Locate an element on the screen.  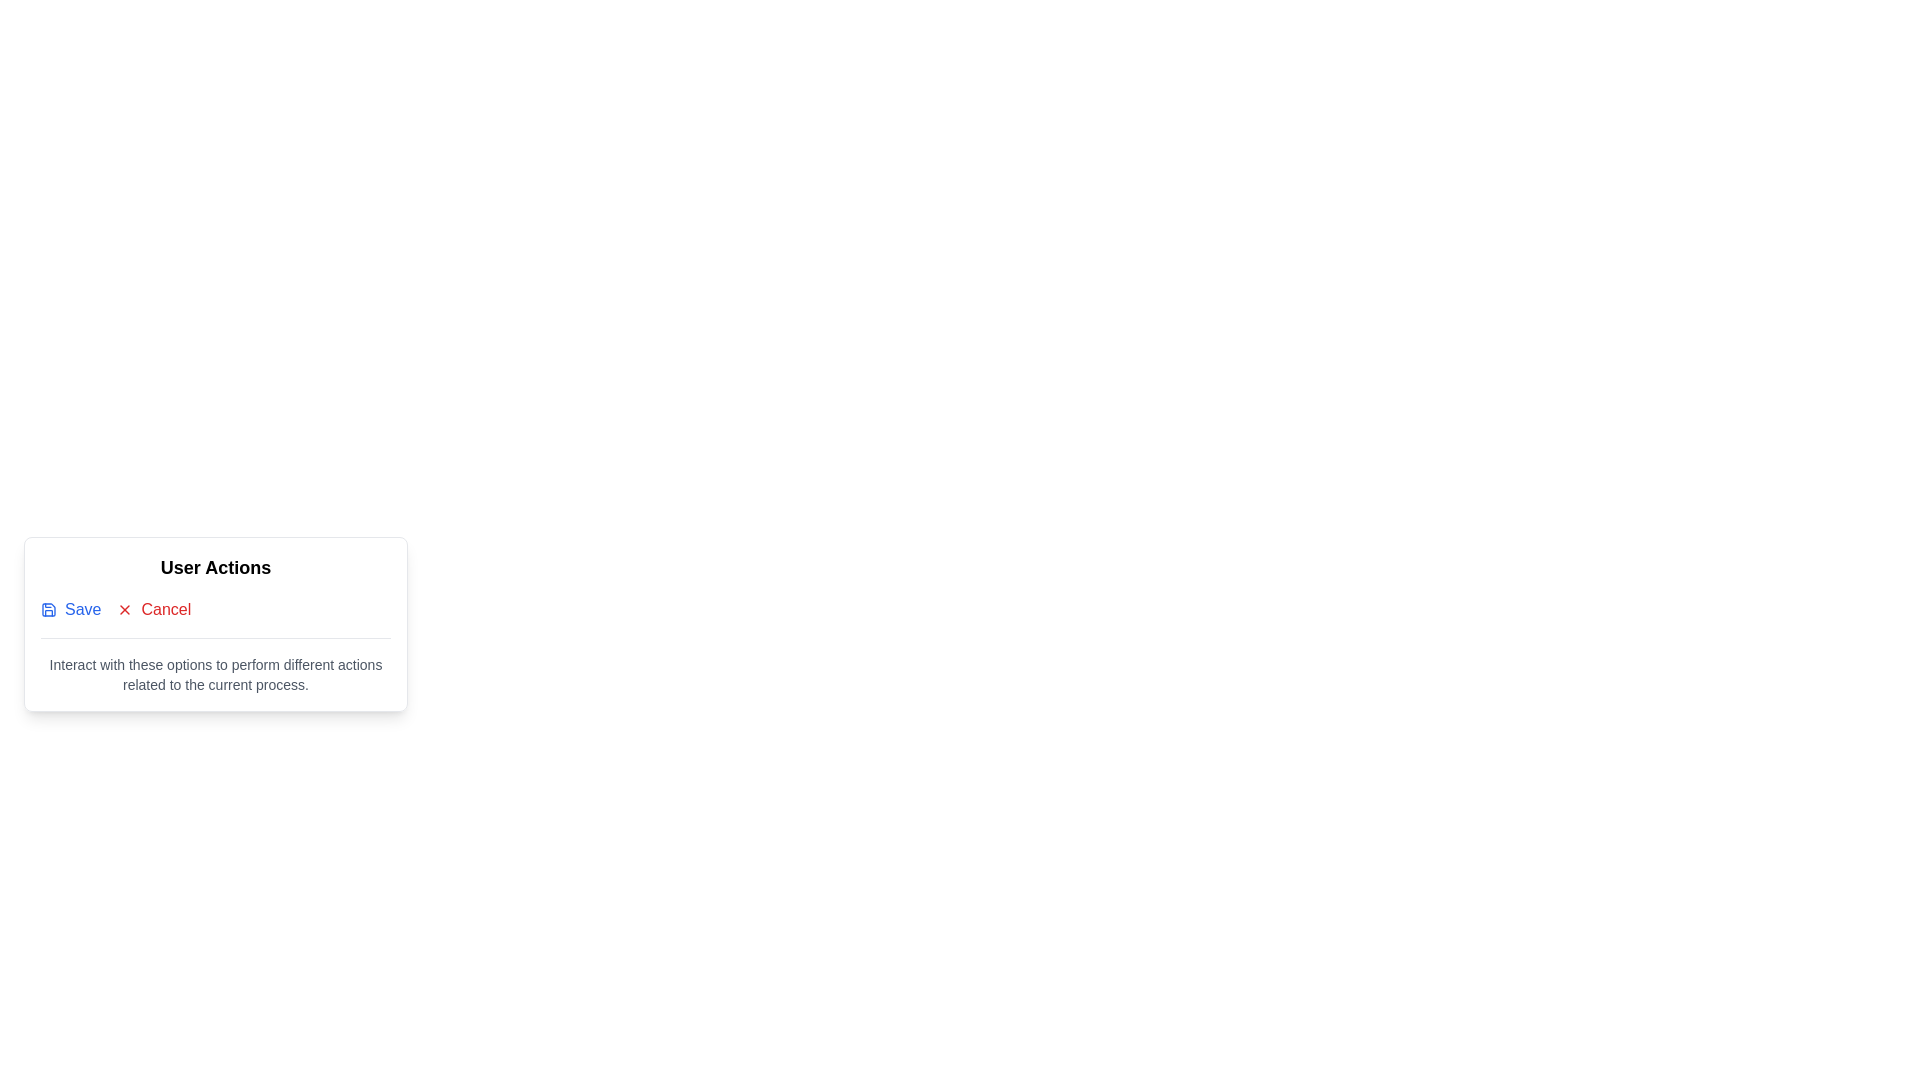
the 'Cancel' icon located within the 'Cancel' button, which enhances the understanding of the button's purpose, situated in the bottom-center portion of the interface is located at coordinates (124, 608).